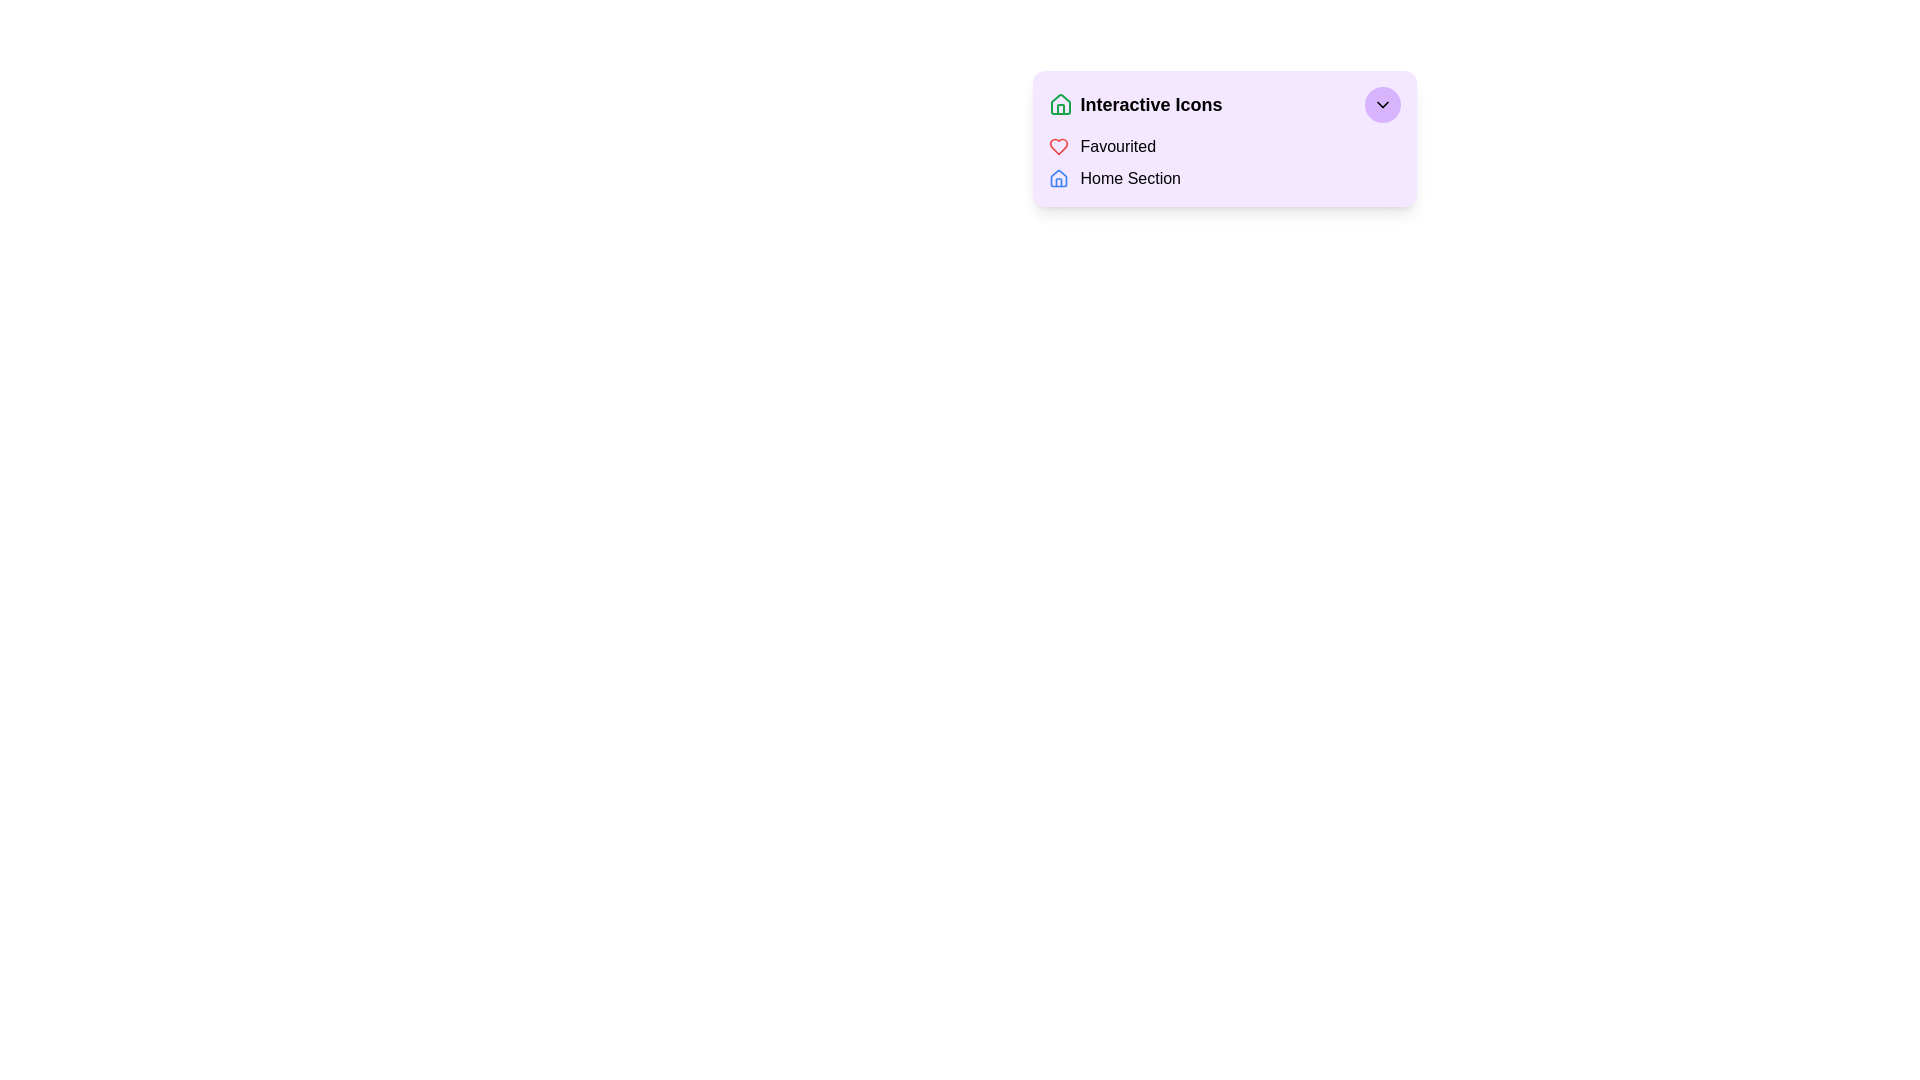 The image size is (1920, 1080). What do you see at coordinates (1381, 104) in the screenshot?
I see `the downward chevron-shaped icon located within the circular button on the far right of the rectangular card` at bounding box center [1381, 104].